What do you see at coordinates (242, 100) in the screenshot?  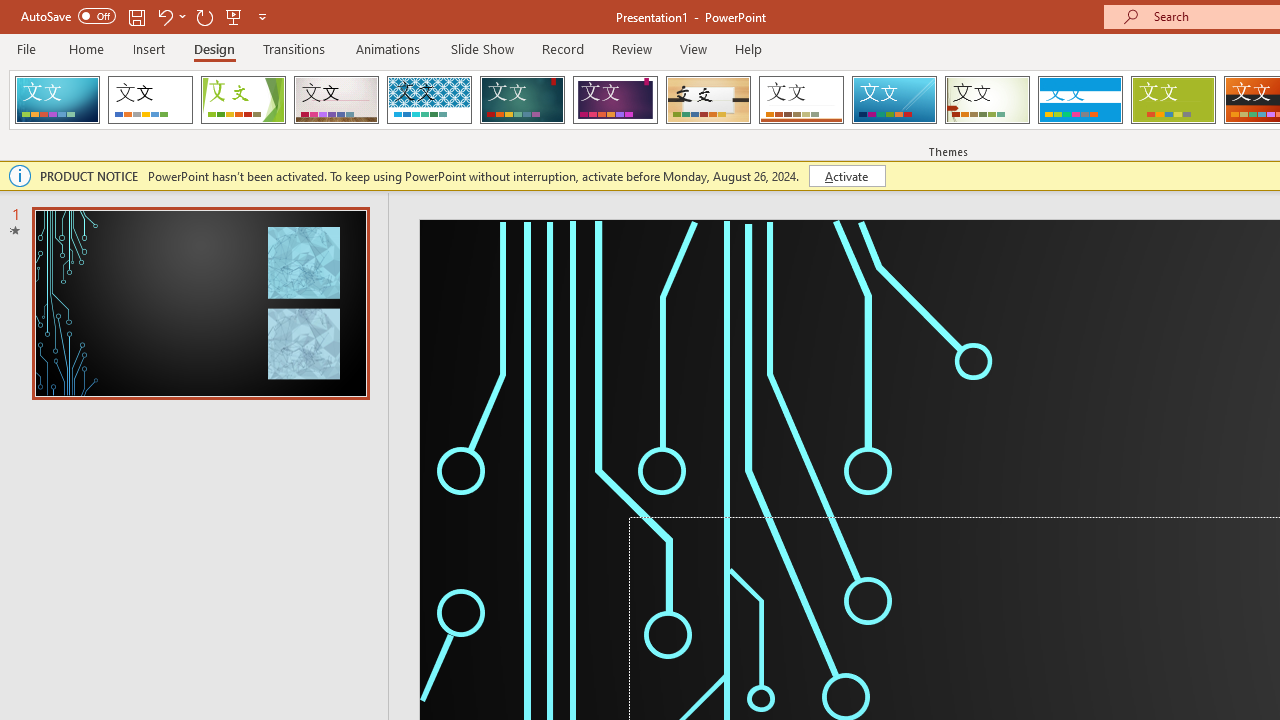 I see `'Facet'` at bounding box center [242, 100].